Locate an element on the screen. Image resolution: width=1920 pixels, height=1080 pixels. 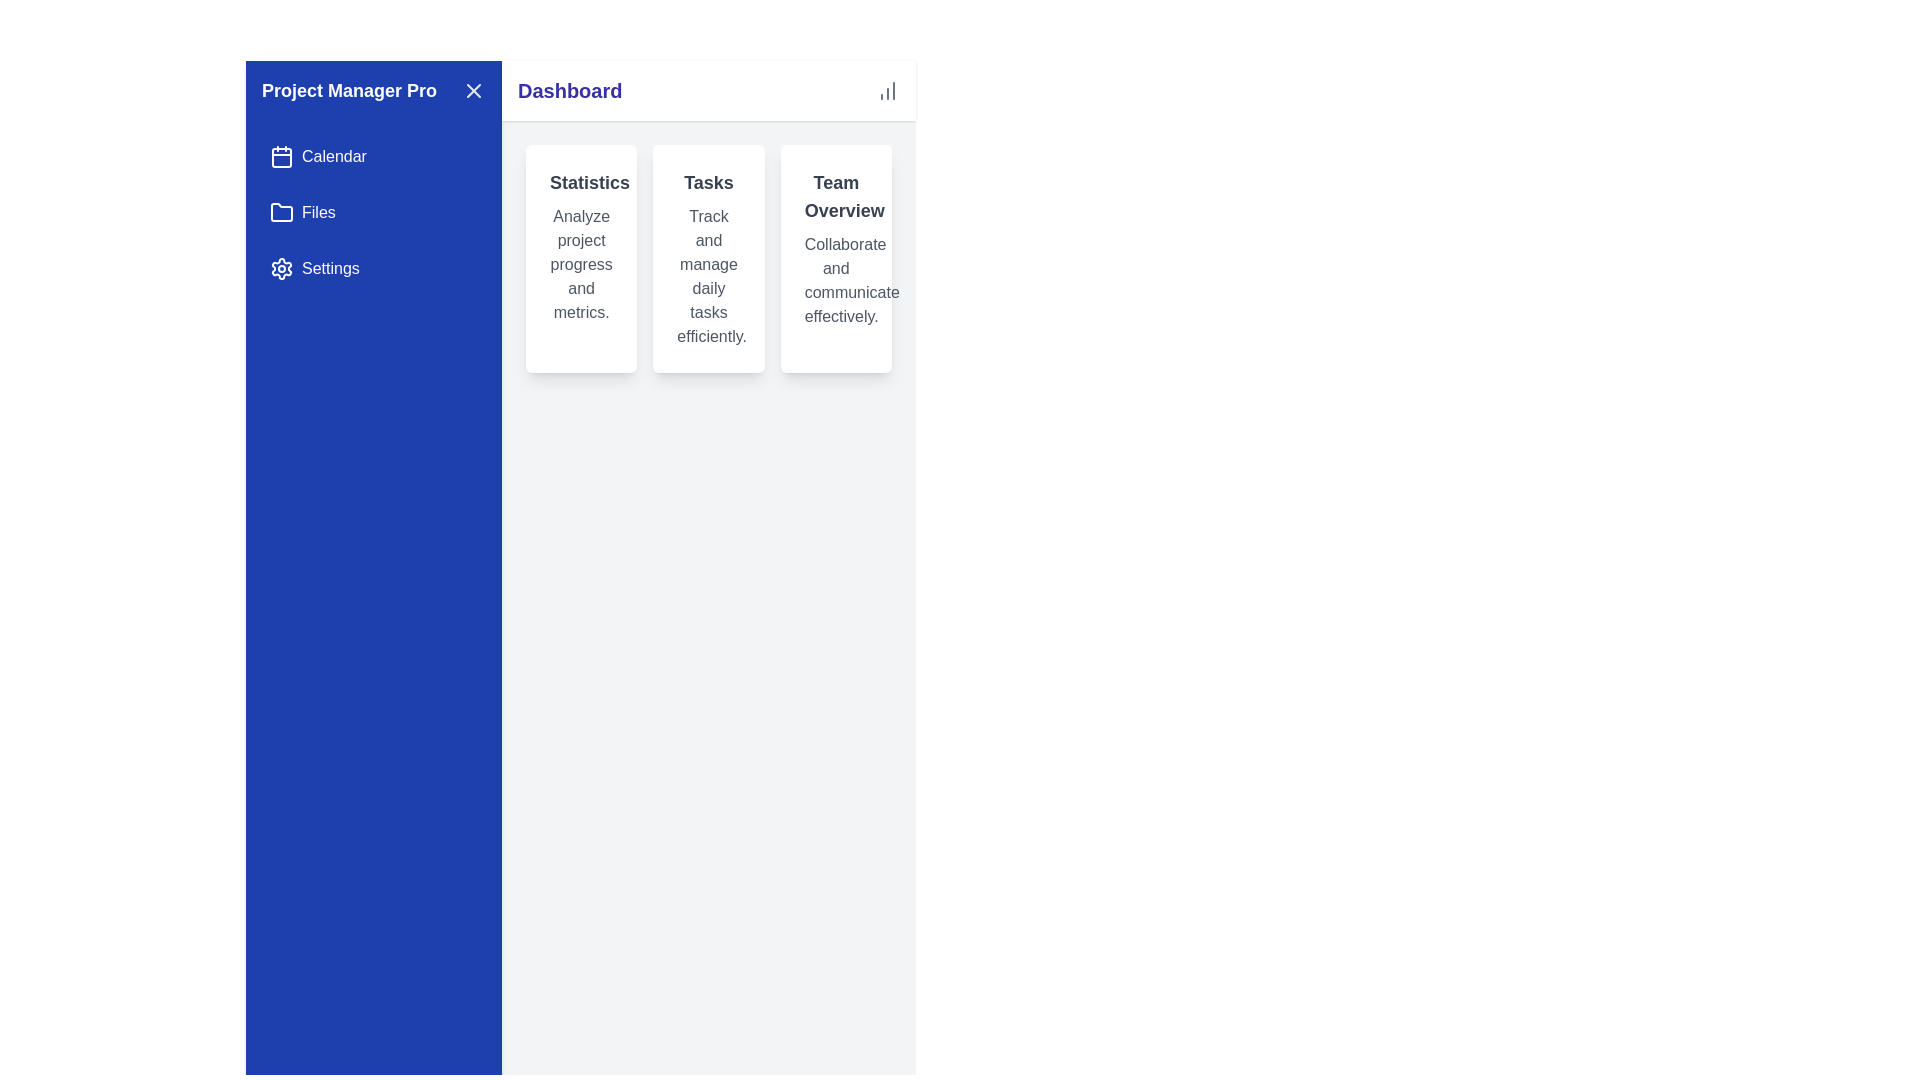
the folder icon representing the 'Files' functionality in the navigation menu is located at coordinates (281, 212).